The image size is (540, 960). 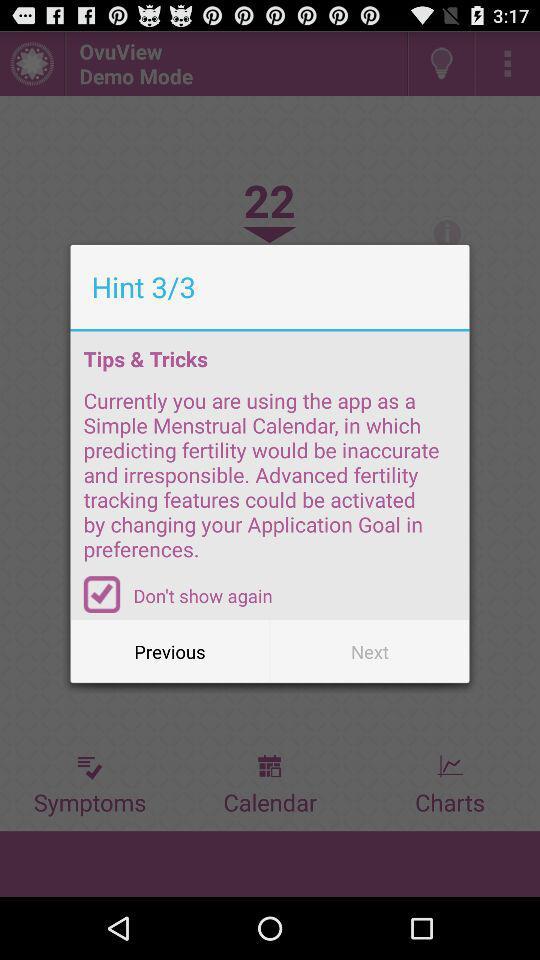 I want to click on the icon on the left, so click(x=102, y=594).